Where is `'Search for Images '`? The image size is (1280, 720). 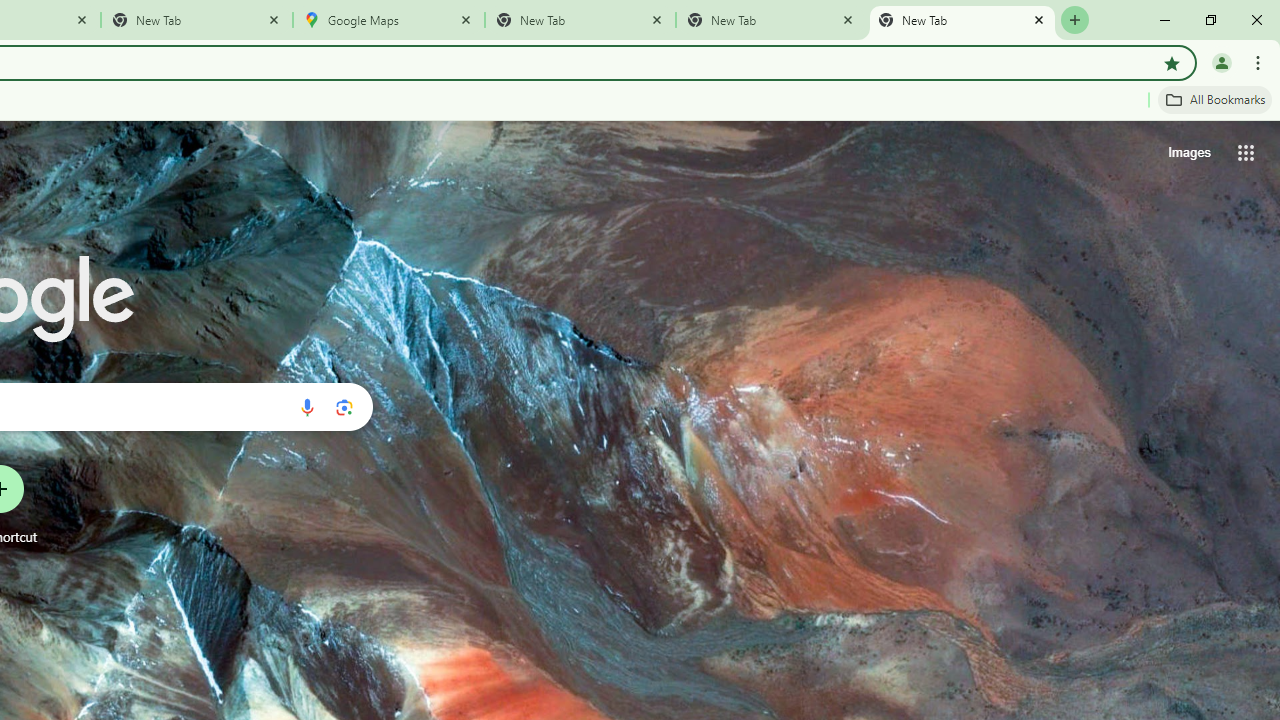 'Search for Images ' is located at coordinates (1189, 152).